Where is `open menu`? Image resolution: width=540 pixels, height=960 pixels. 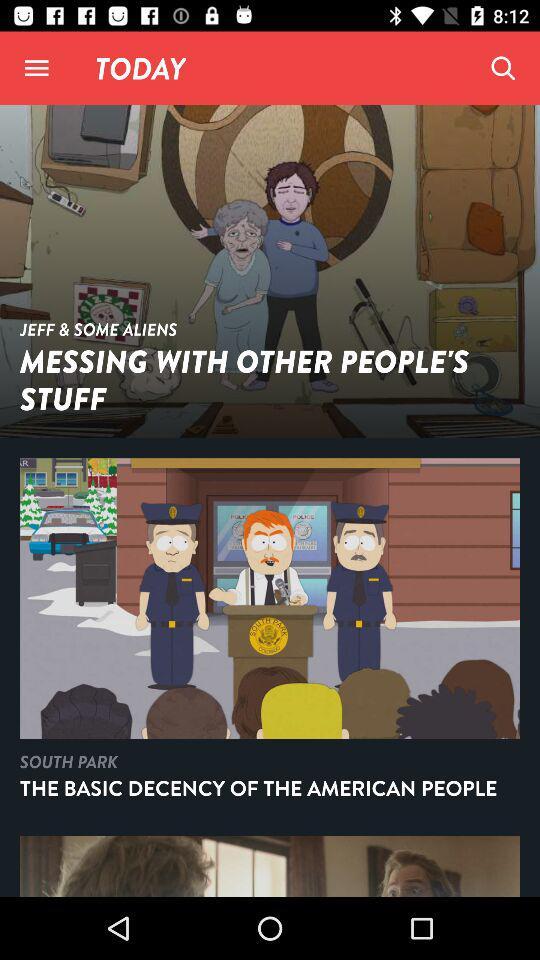 open menu is located at coordinates (36, 68).